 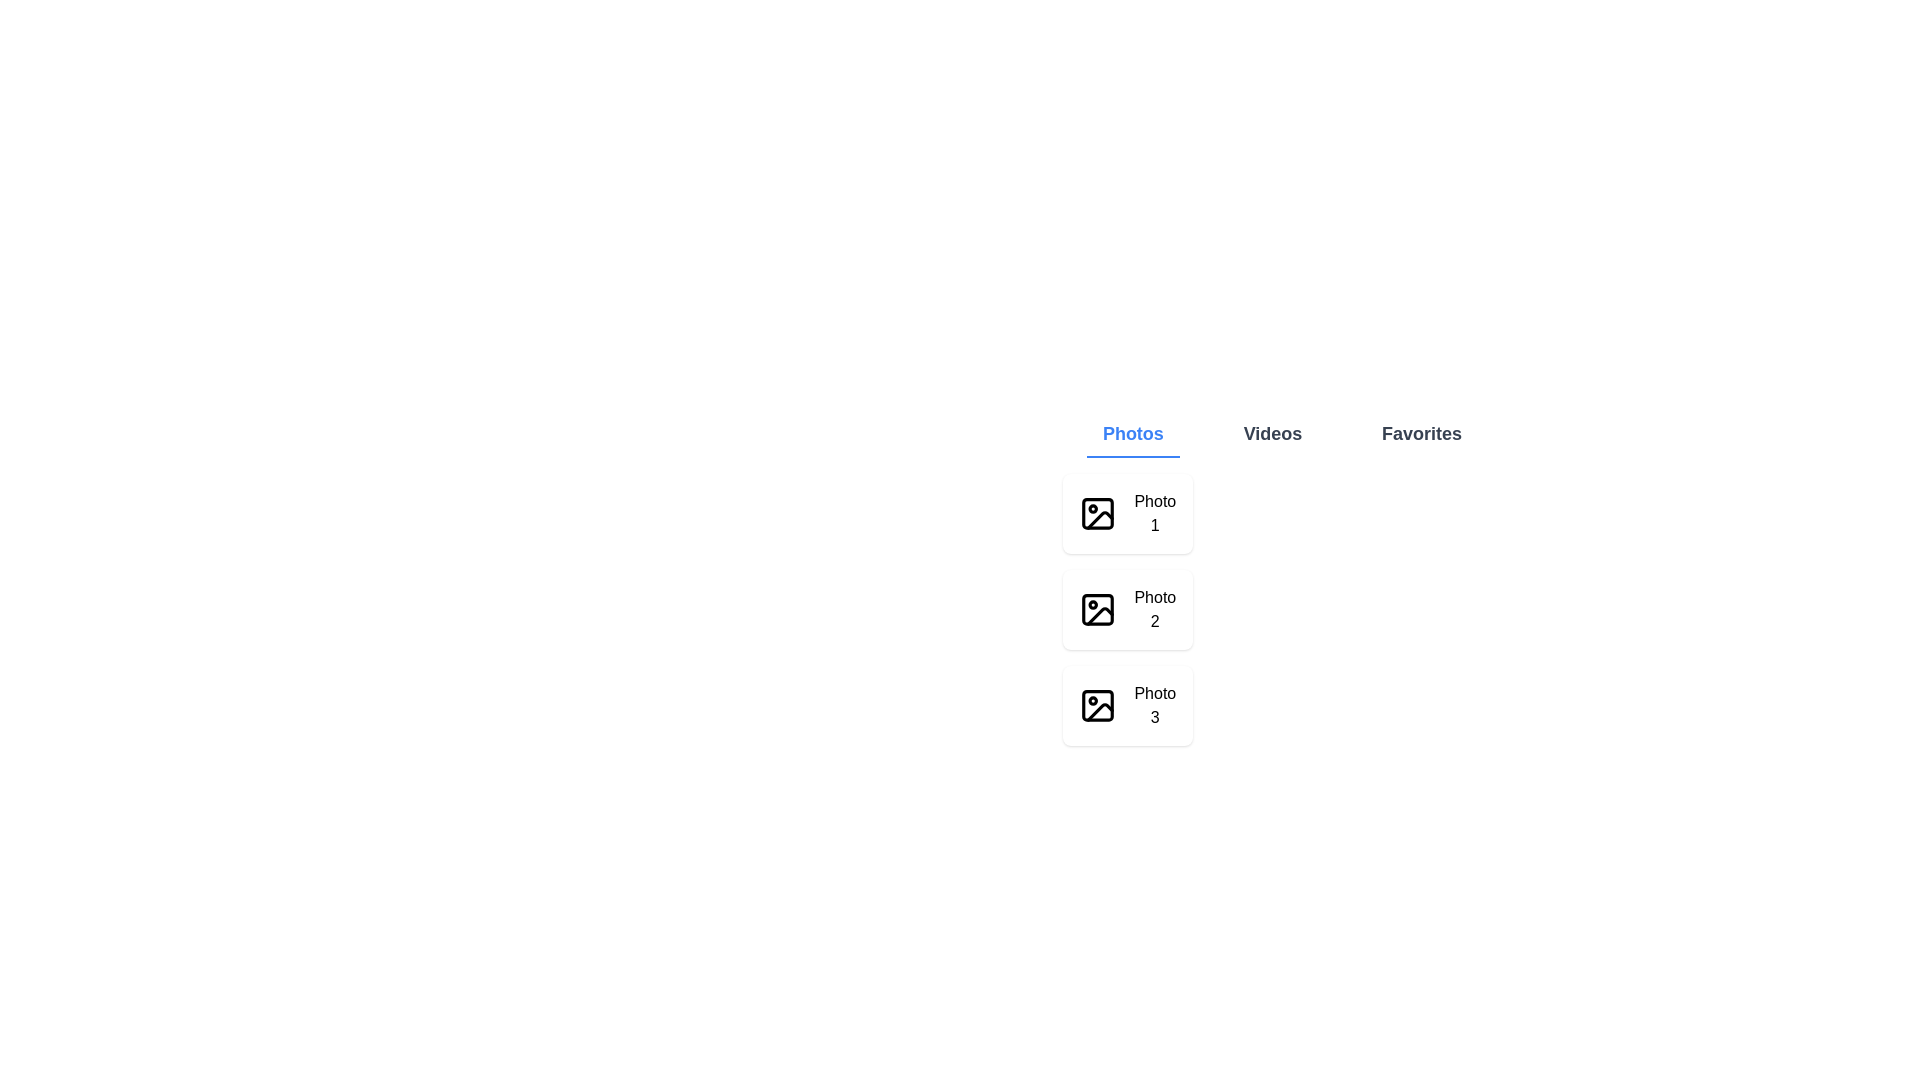 I want to click on text content of the label displaying 'Photo 2', which is styled in black font and located below an image icon in the 'Photos' section, so click(x=1155, y=608).